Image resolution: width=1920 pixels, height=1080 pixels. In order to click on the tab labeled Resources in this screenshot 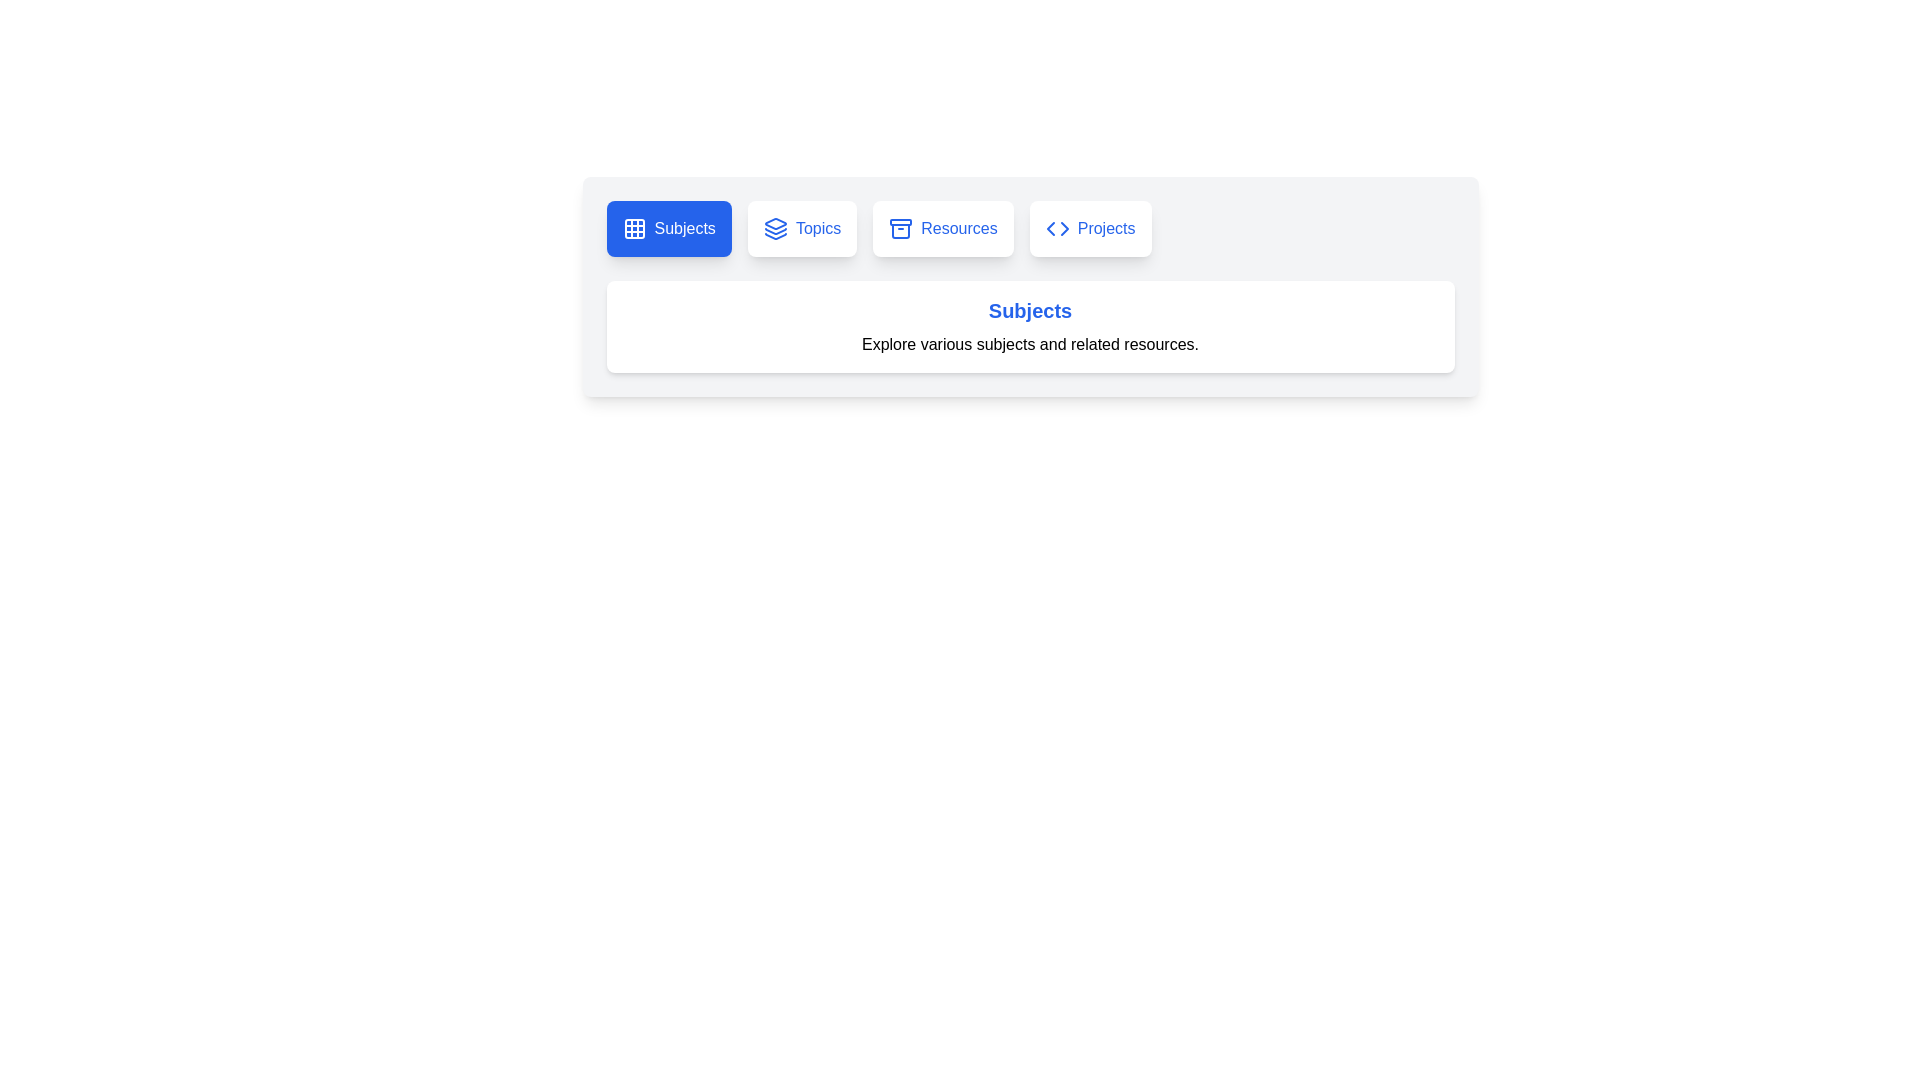, I will do `click(942, 227)`.